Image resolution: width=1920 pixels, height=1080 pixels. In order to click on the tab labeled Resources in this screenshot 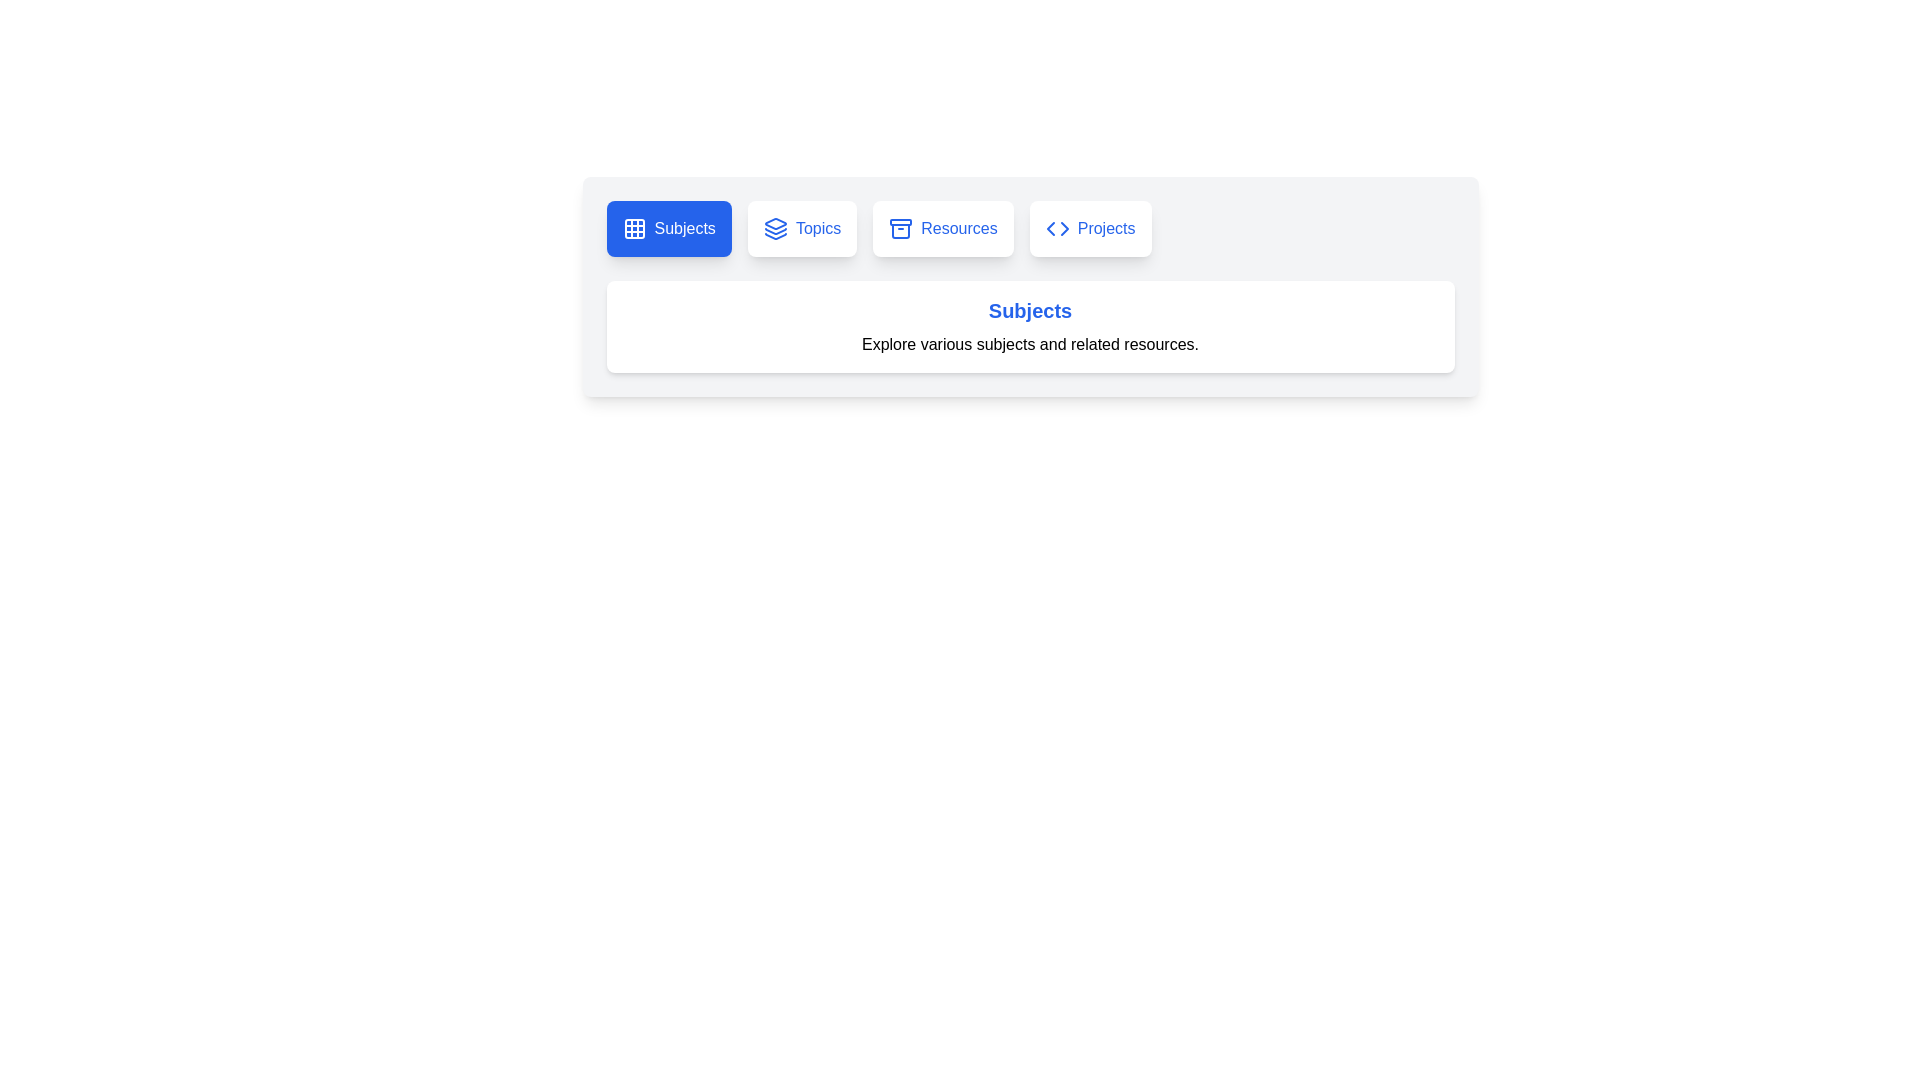, I will do `click(942, 227)`.